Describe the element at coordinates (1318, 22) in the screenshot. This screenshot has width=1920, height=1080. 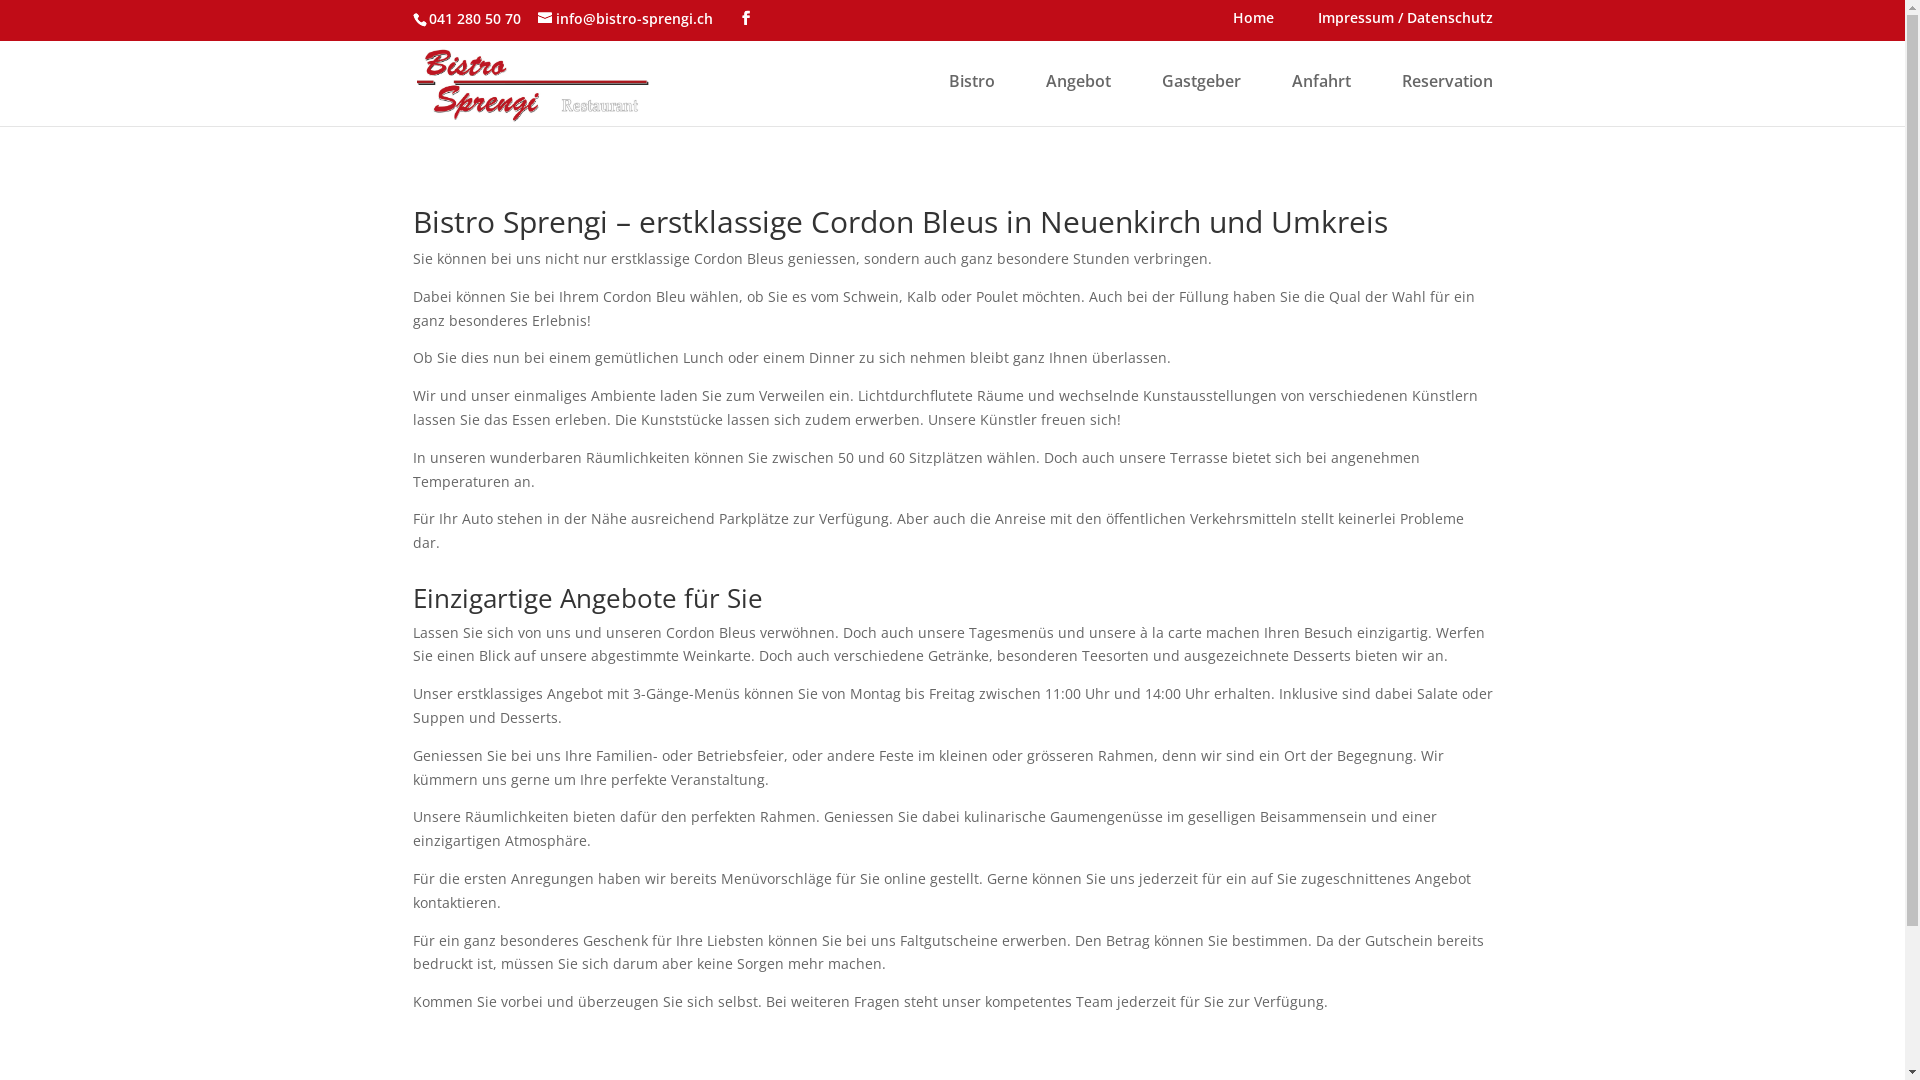
I see `'Impressum / Datenschutz'` at that location.